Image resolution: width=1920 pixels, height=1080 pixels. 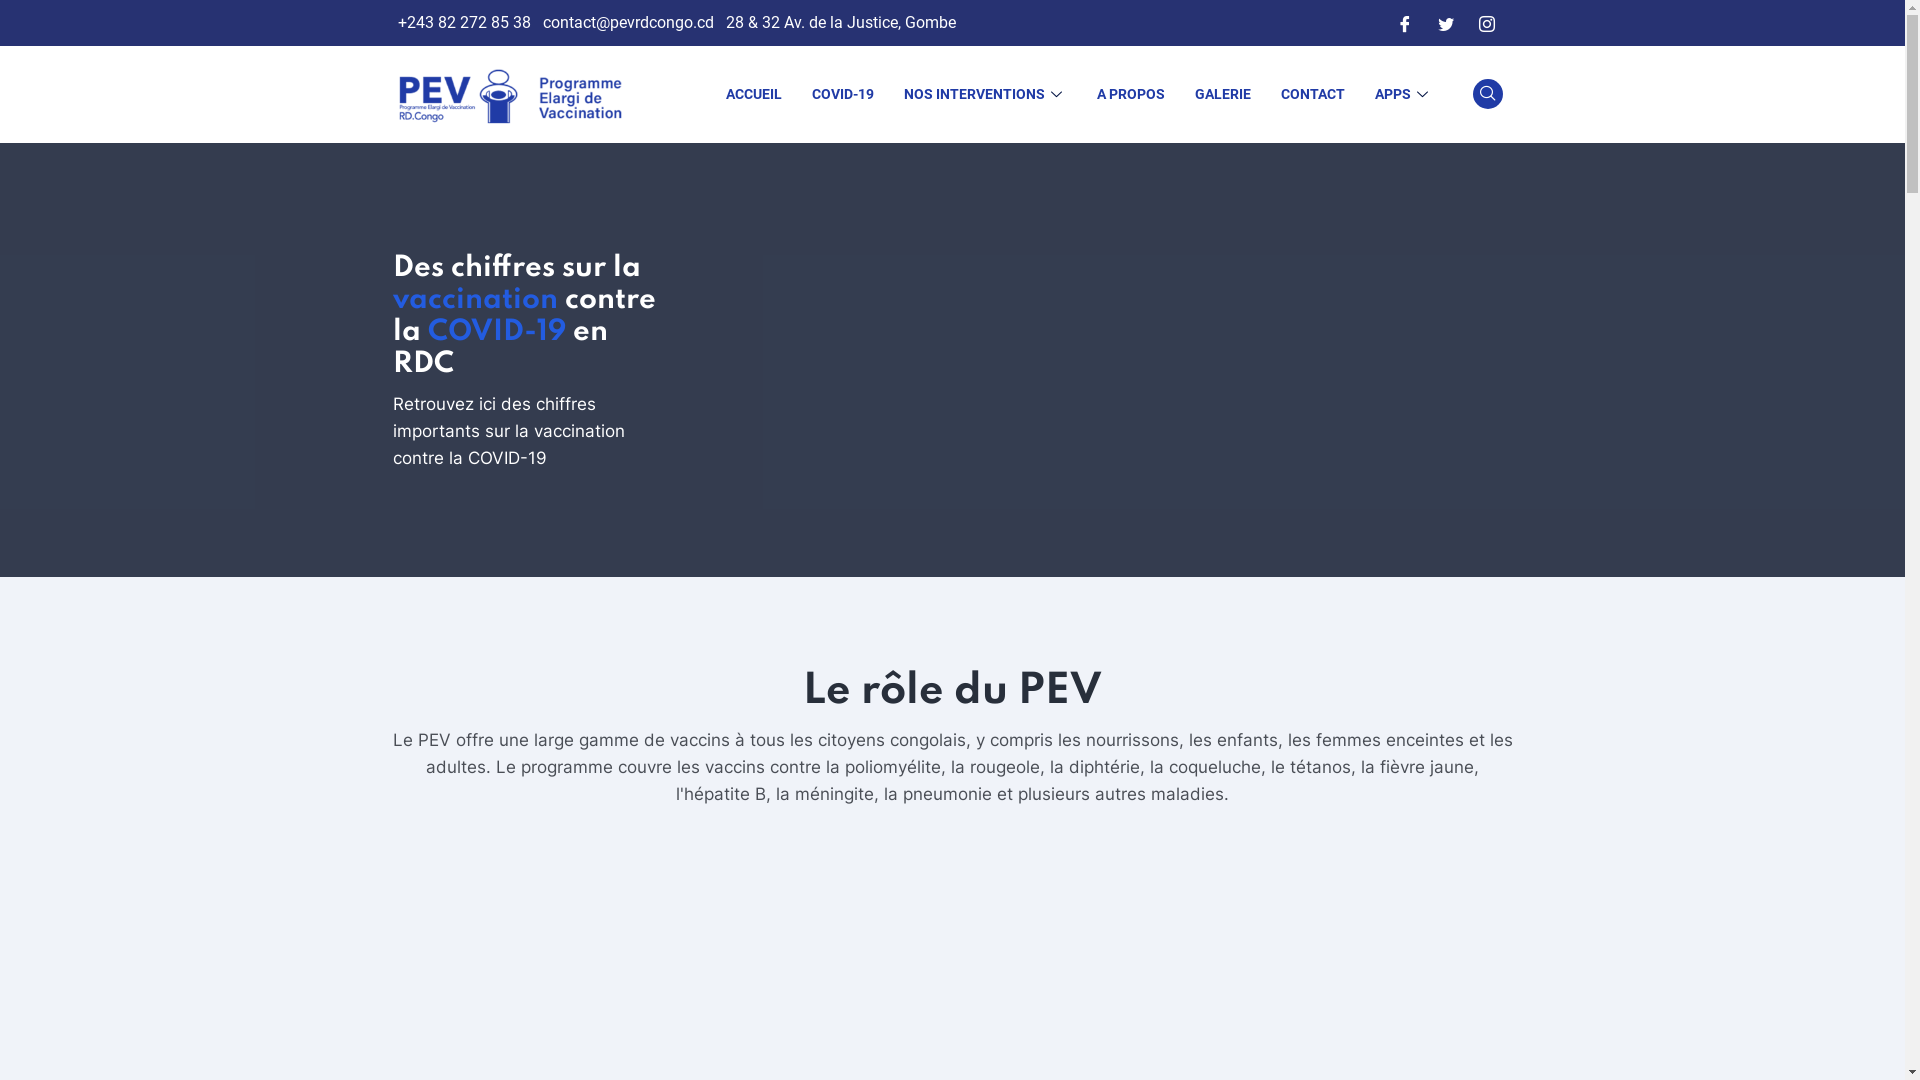 What do you see at coordinates (752, 93) in the screenshot?
I see `'ACCUEIL'` at bounding box center [752, 93].